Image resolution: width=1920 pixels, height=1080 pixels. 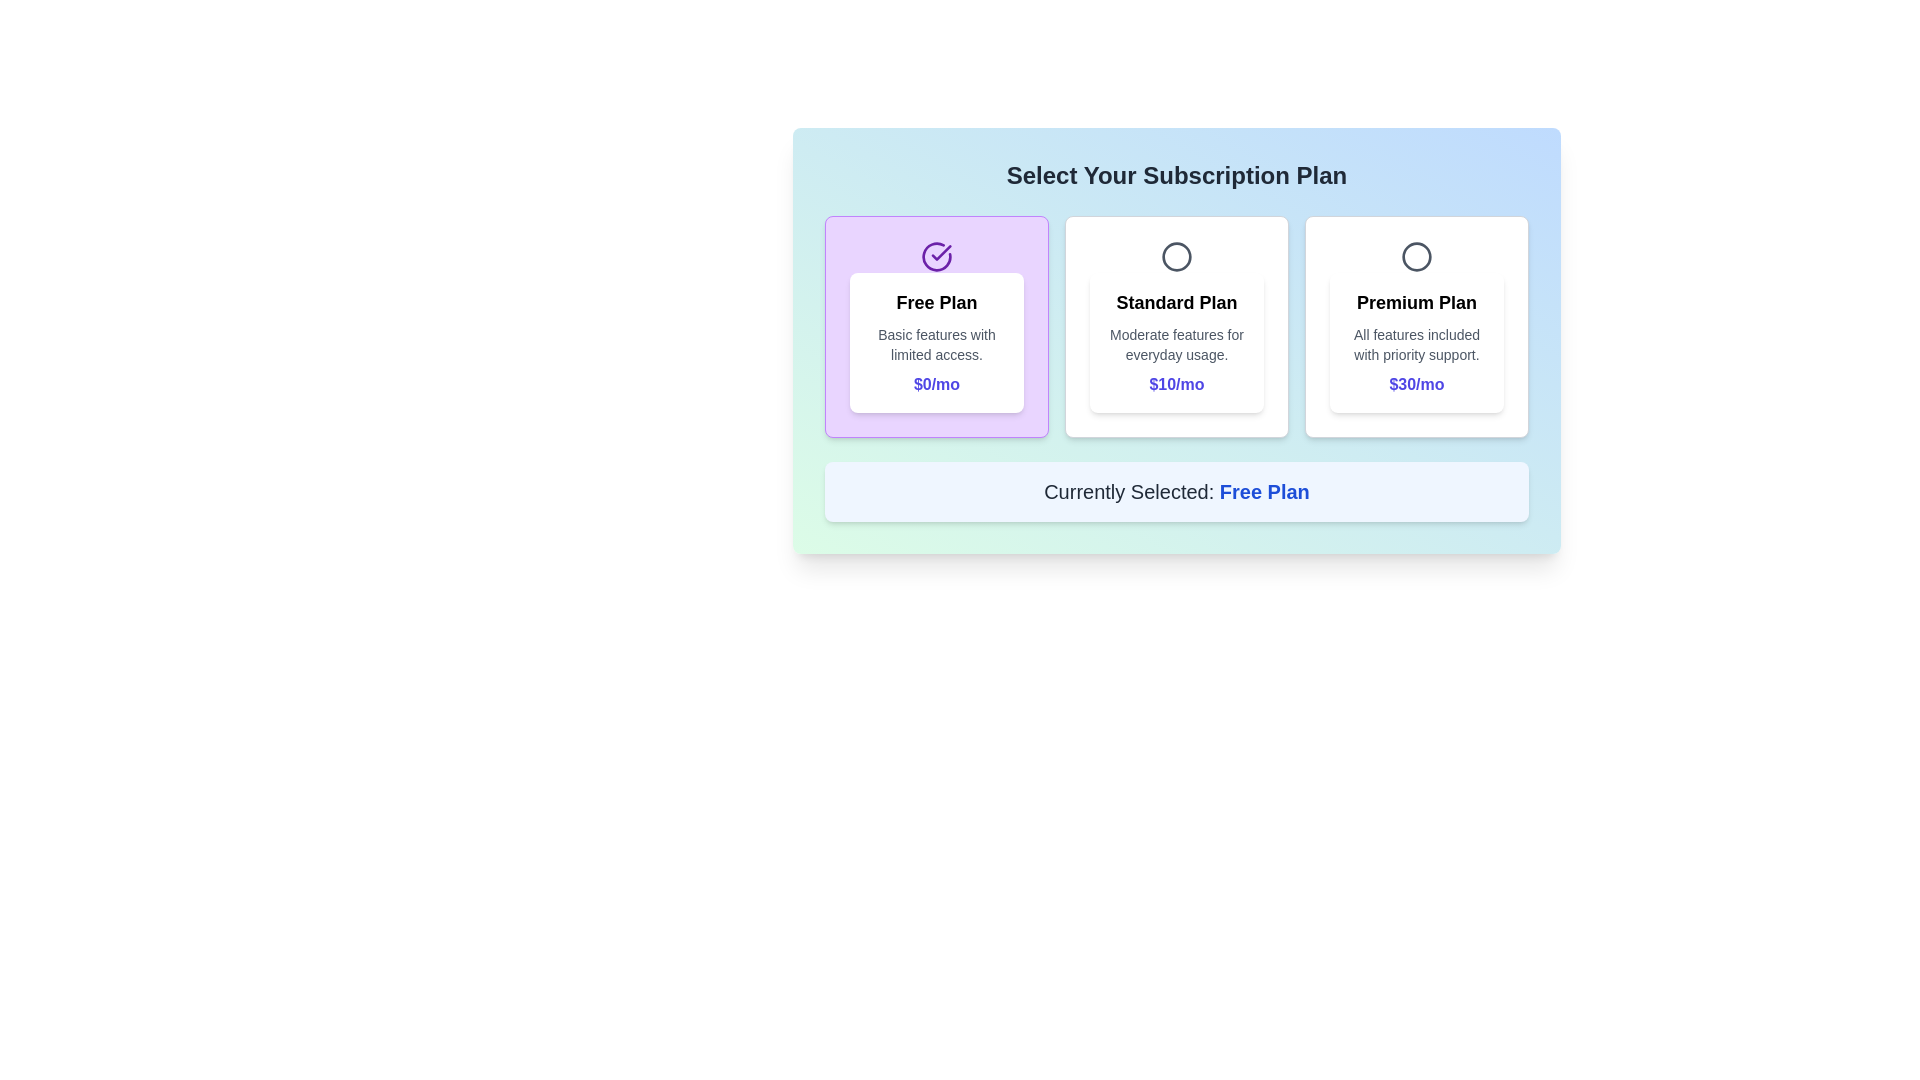 I want to click on the Informational Banner displaying the currently selected subscription plan, located at the bottom of the subscription selection interface, so click(x=1176, y=492).